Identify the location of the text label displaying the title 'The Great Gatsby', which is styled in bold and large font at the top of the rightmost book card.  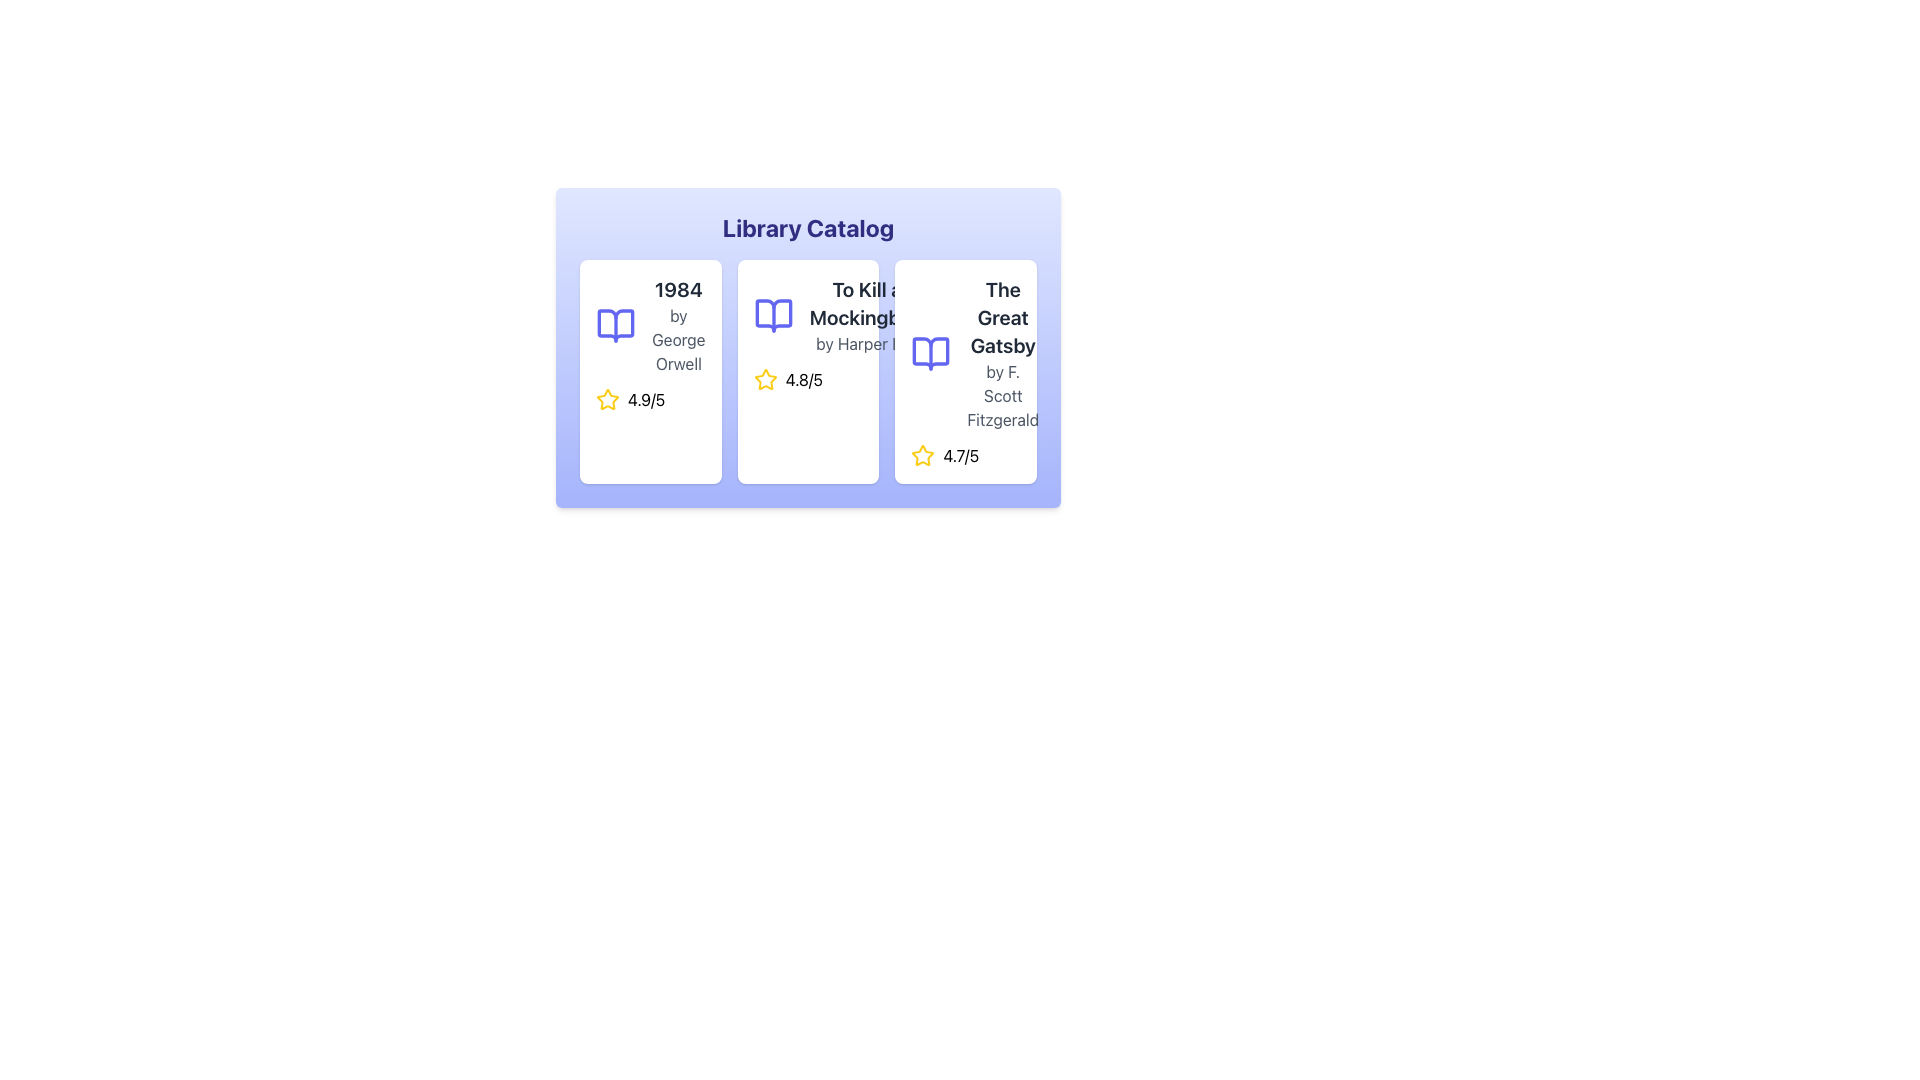
(1003, 316).